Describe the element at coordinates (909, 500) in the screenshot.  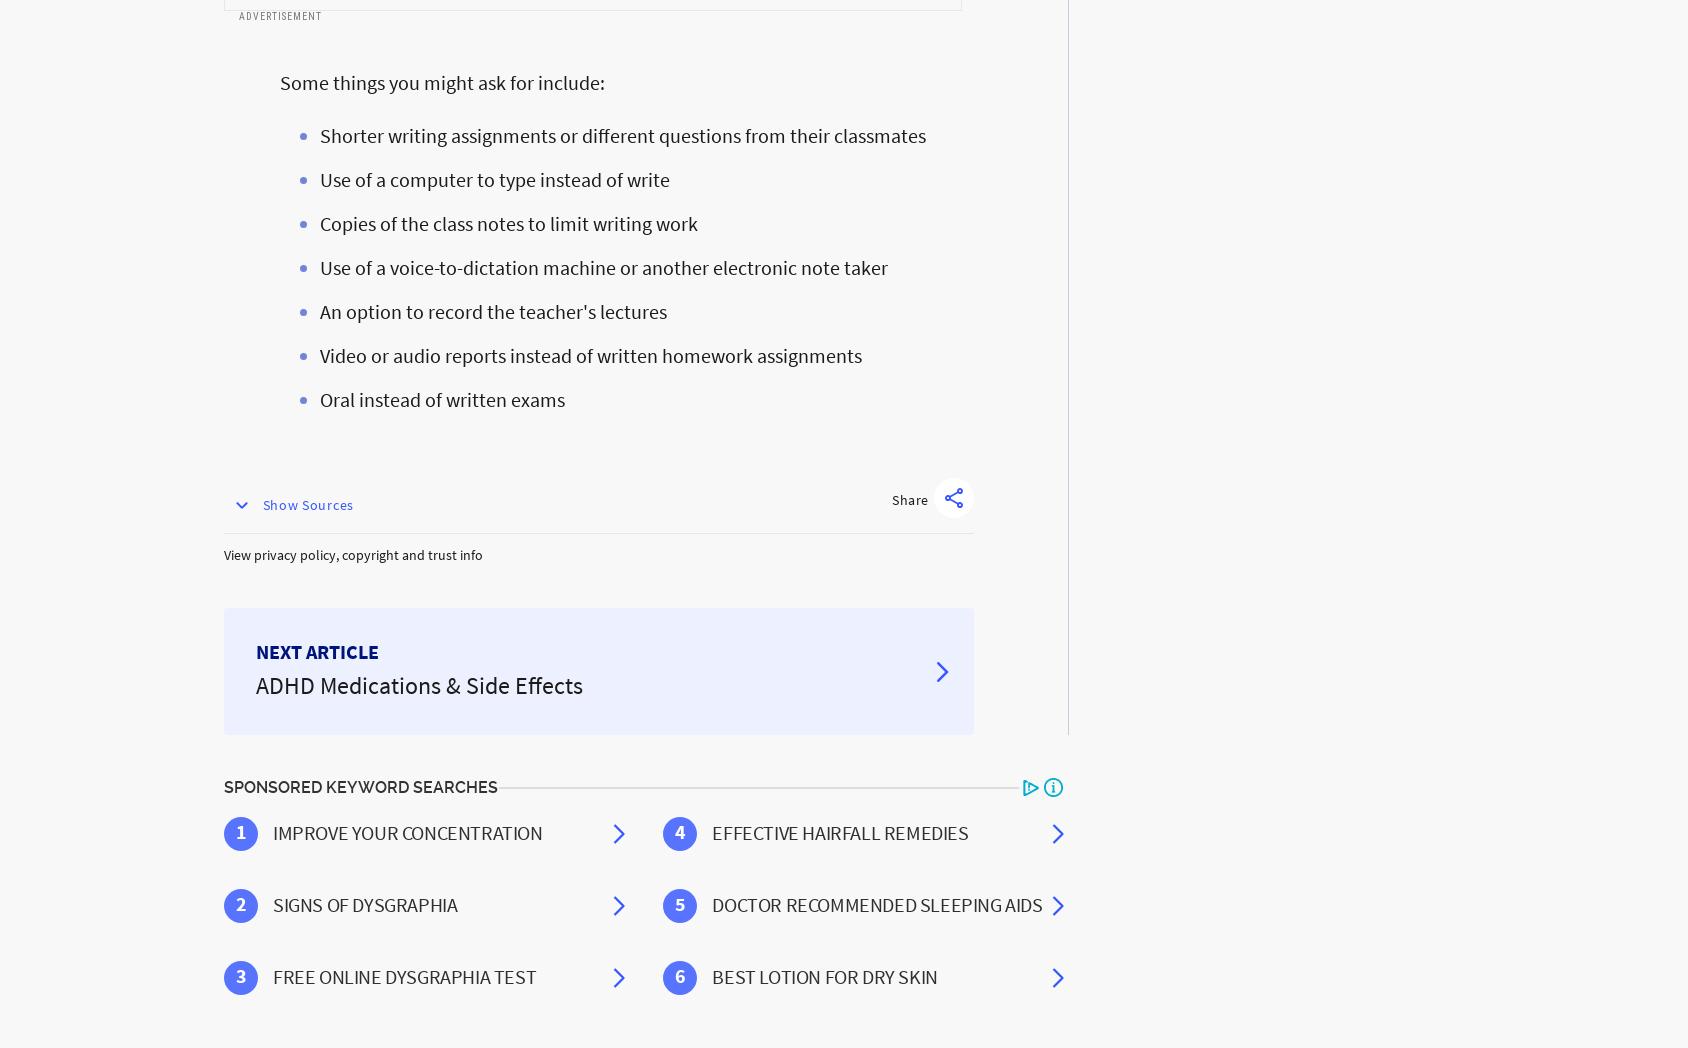
I see `'Share'` at that location.